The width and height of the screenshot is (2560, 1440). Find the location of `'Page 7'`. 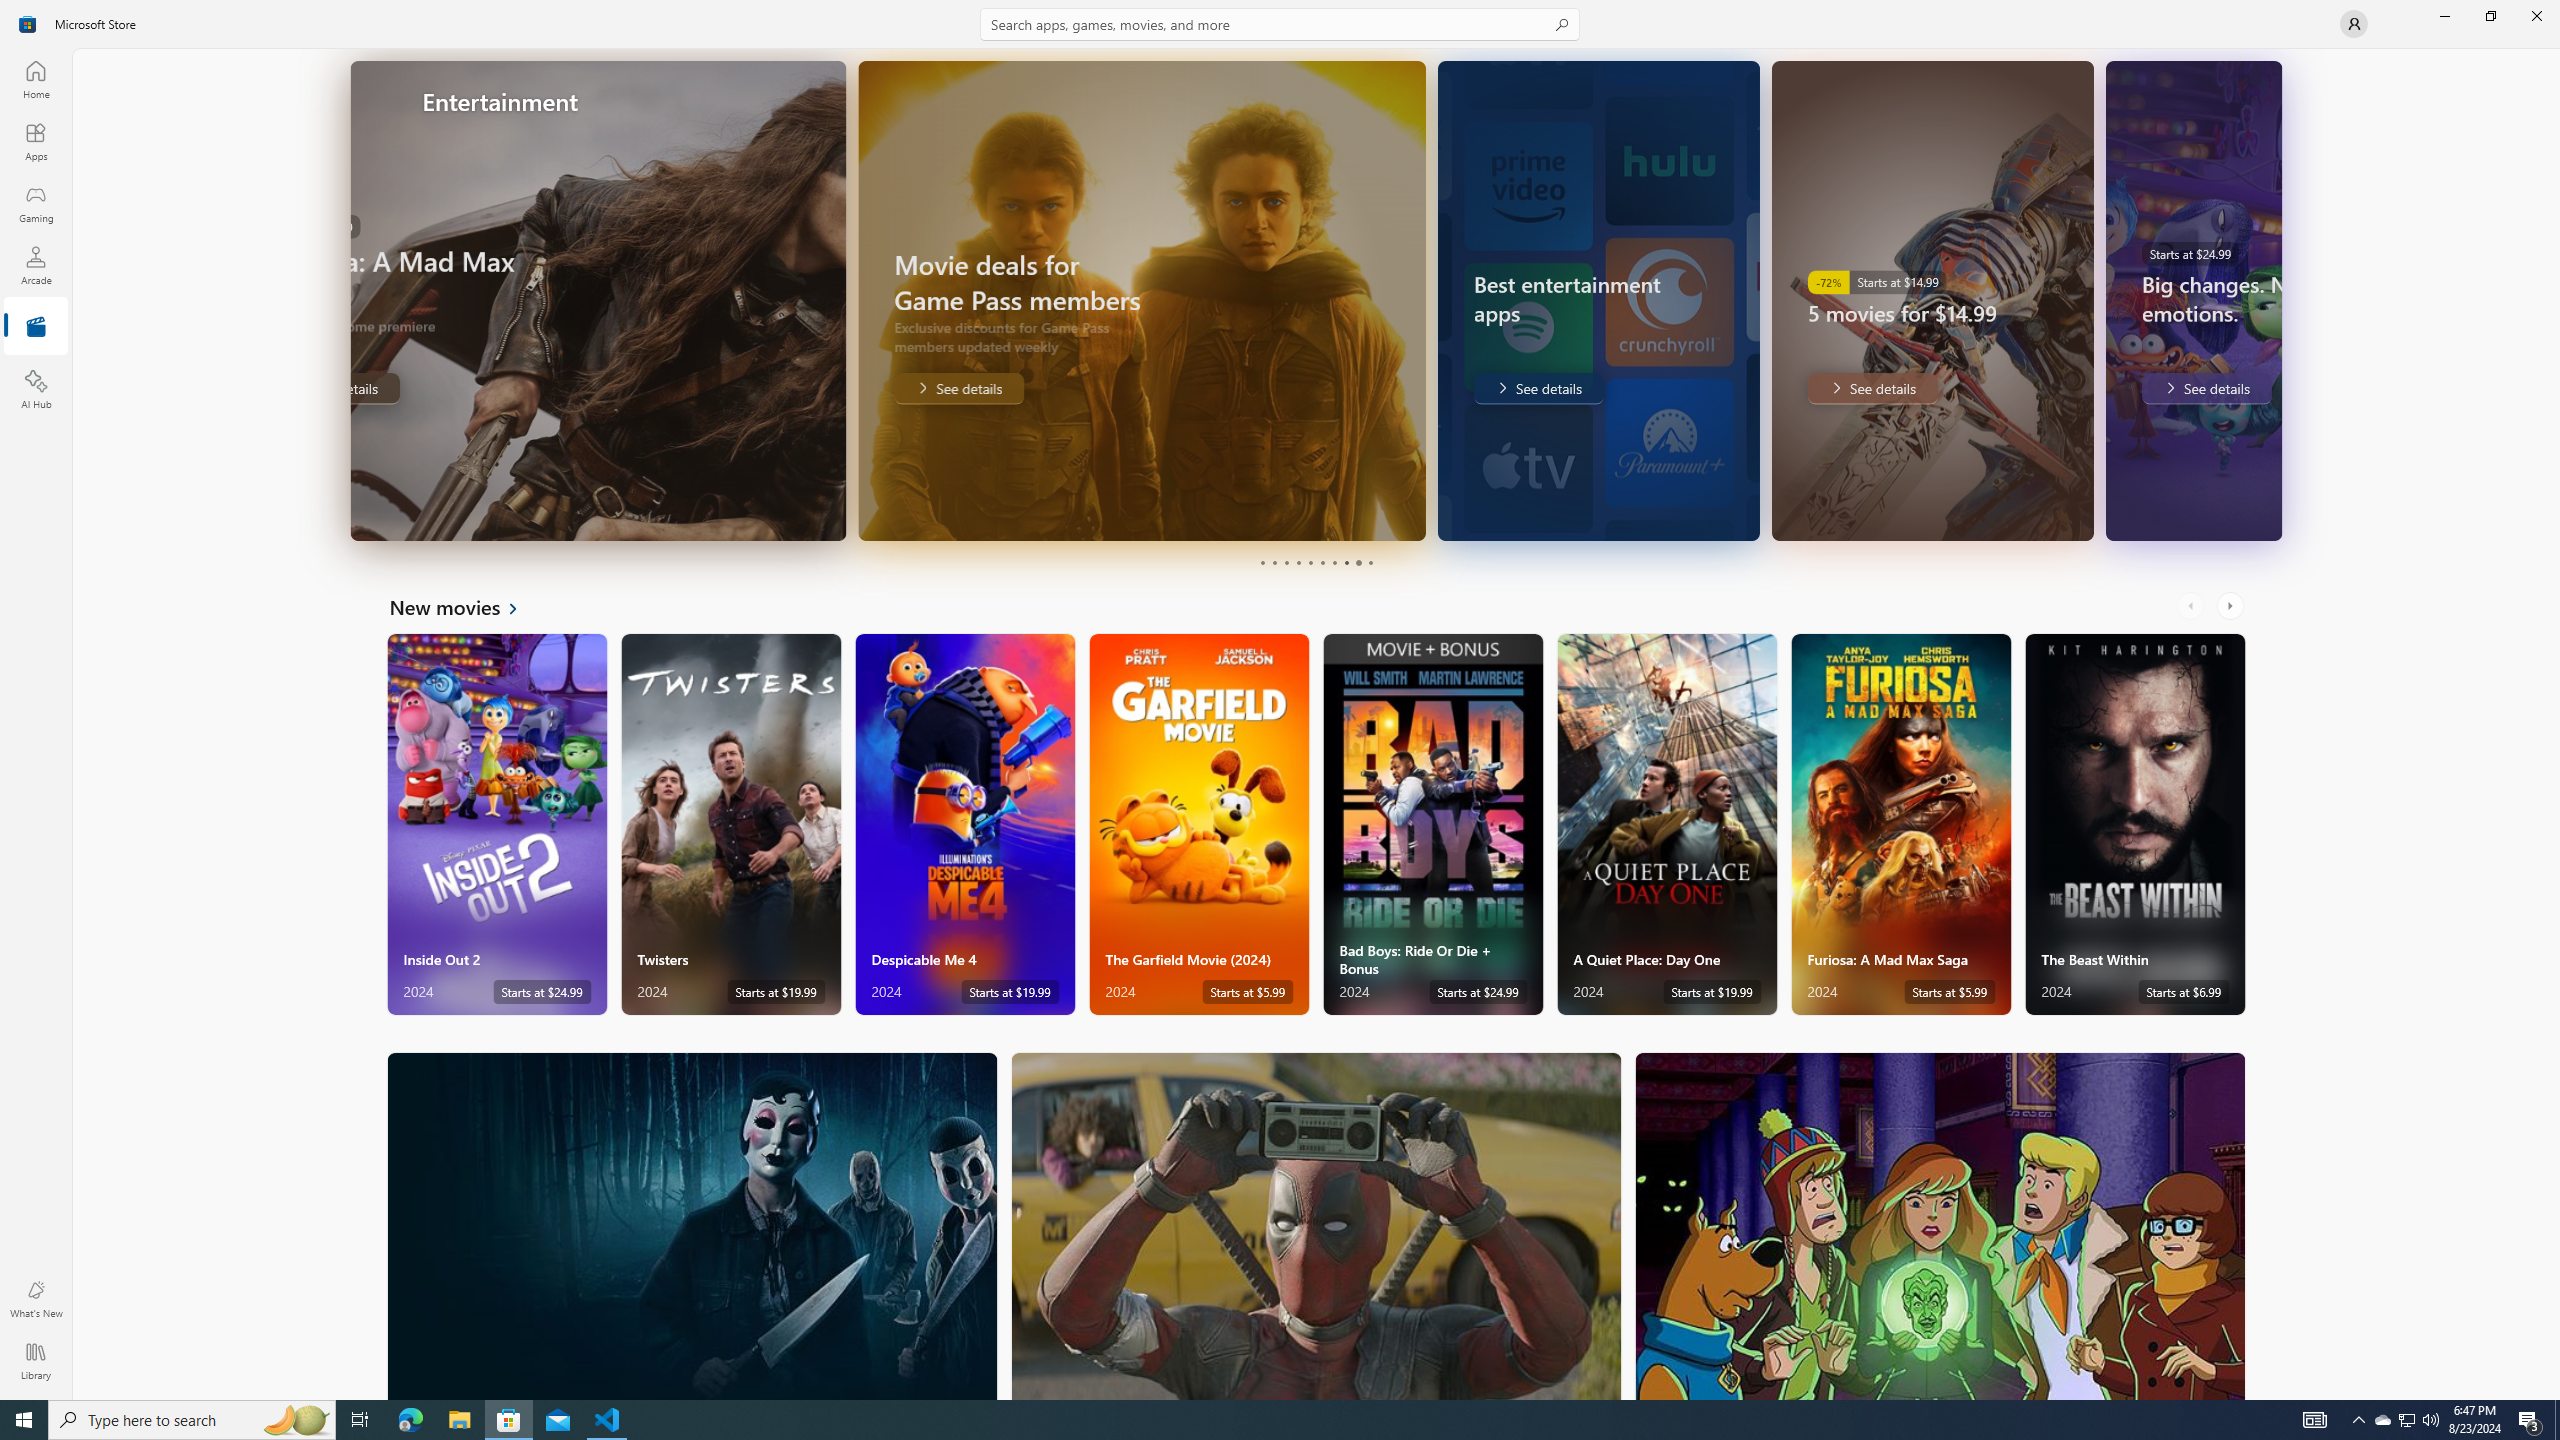

'Page 7' is located at coordinates (1332, 562).